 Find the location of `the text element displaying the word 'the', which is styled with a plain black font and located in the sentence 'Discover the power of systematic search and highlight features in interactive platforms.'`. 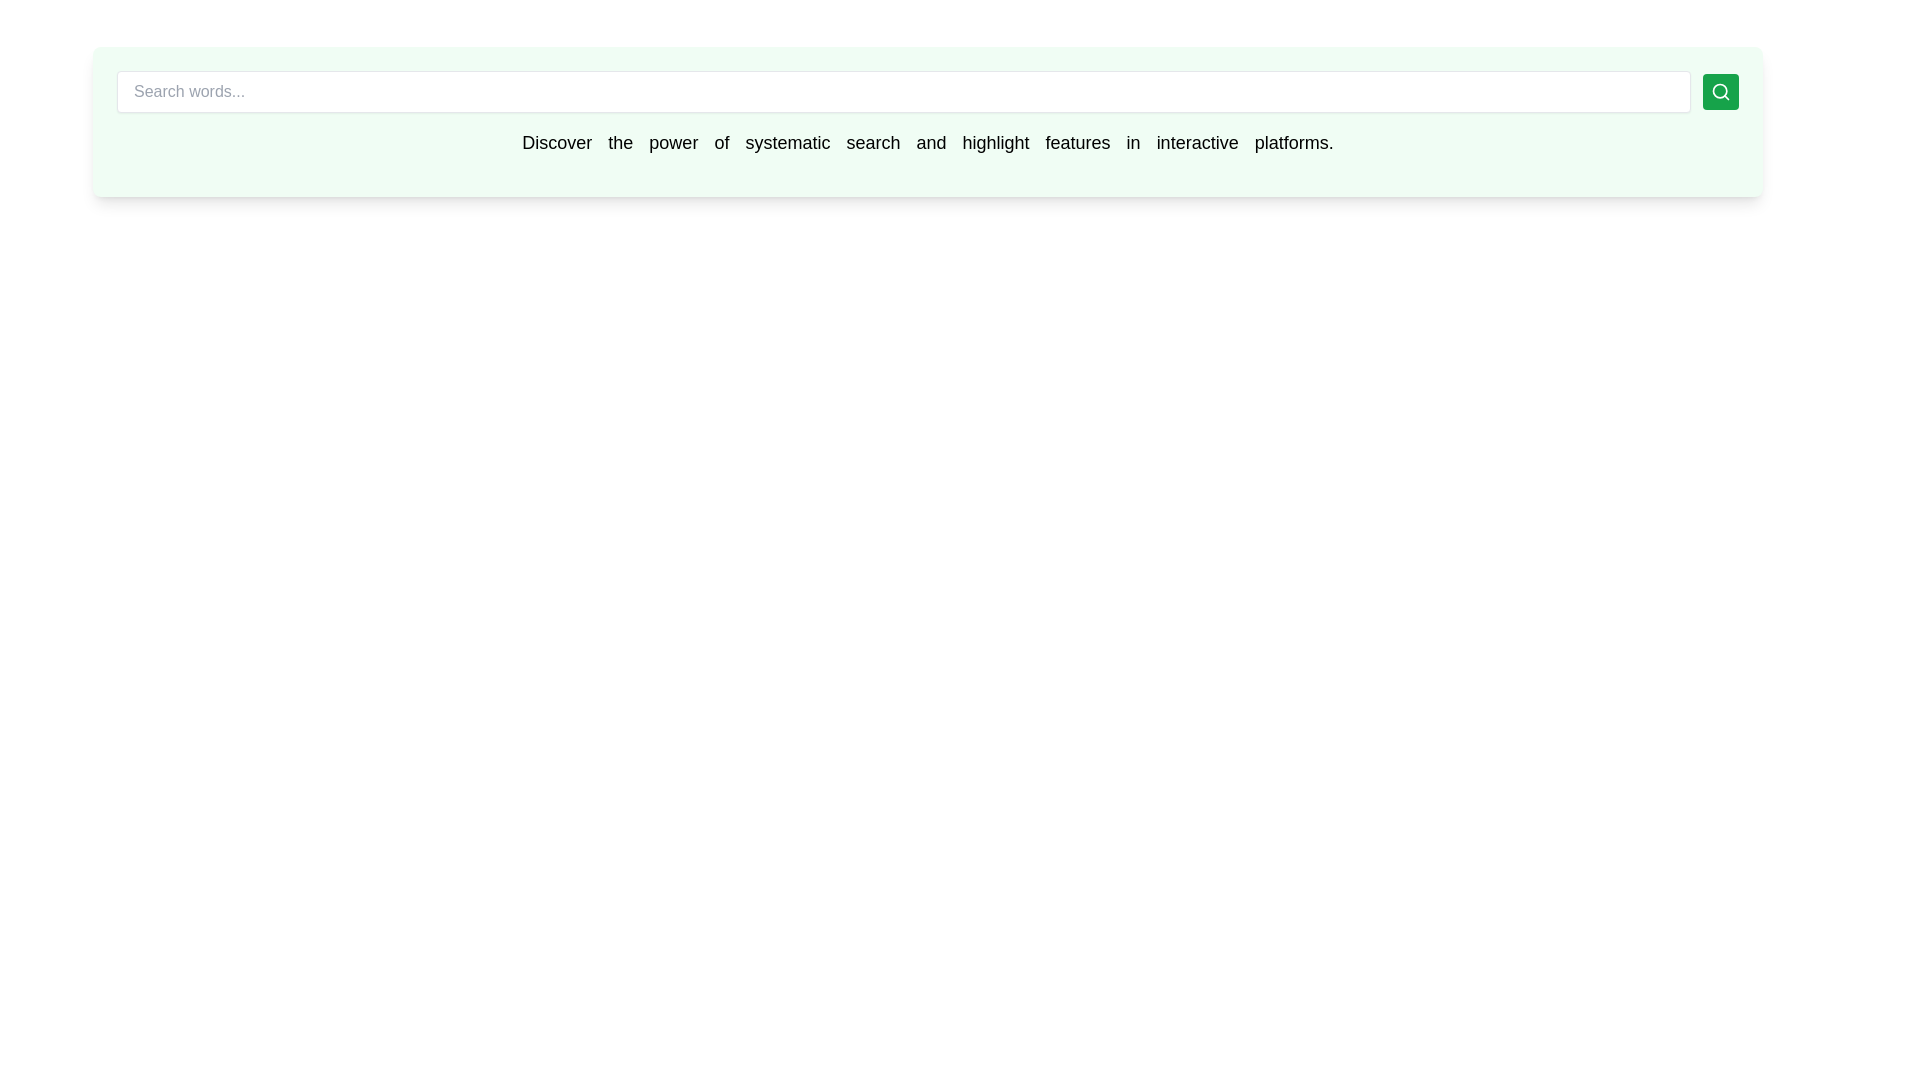

the text element displaying the word 'the', which is styled with a plain black font and located in the sentence 'Discover the power of systematic search and highlight features in interactive platforms.' is located at coordinates (619, 141).